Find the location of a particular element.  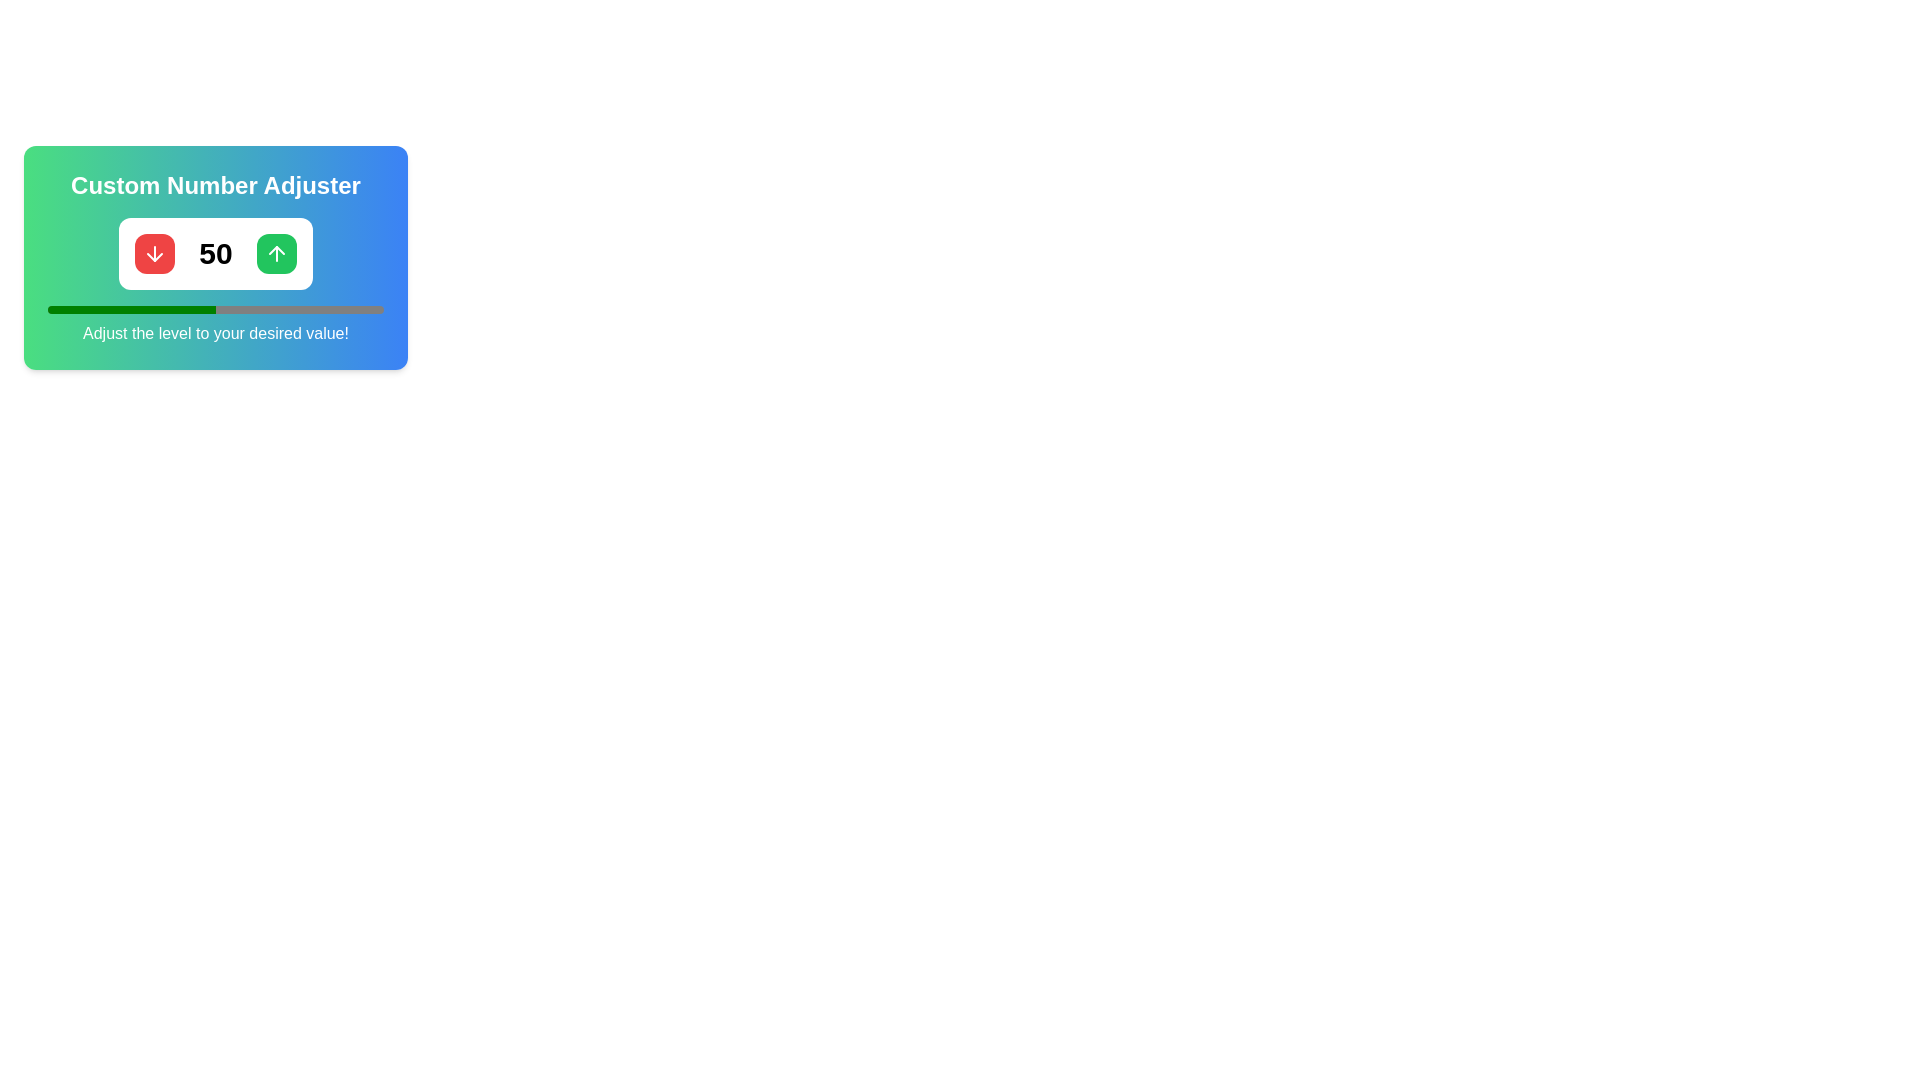

the slider value is located at coordinates (353, 309).